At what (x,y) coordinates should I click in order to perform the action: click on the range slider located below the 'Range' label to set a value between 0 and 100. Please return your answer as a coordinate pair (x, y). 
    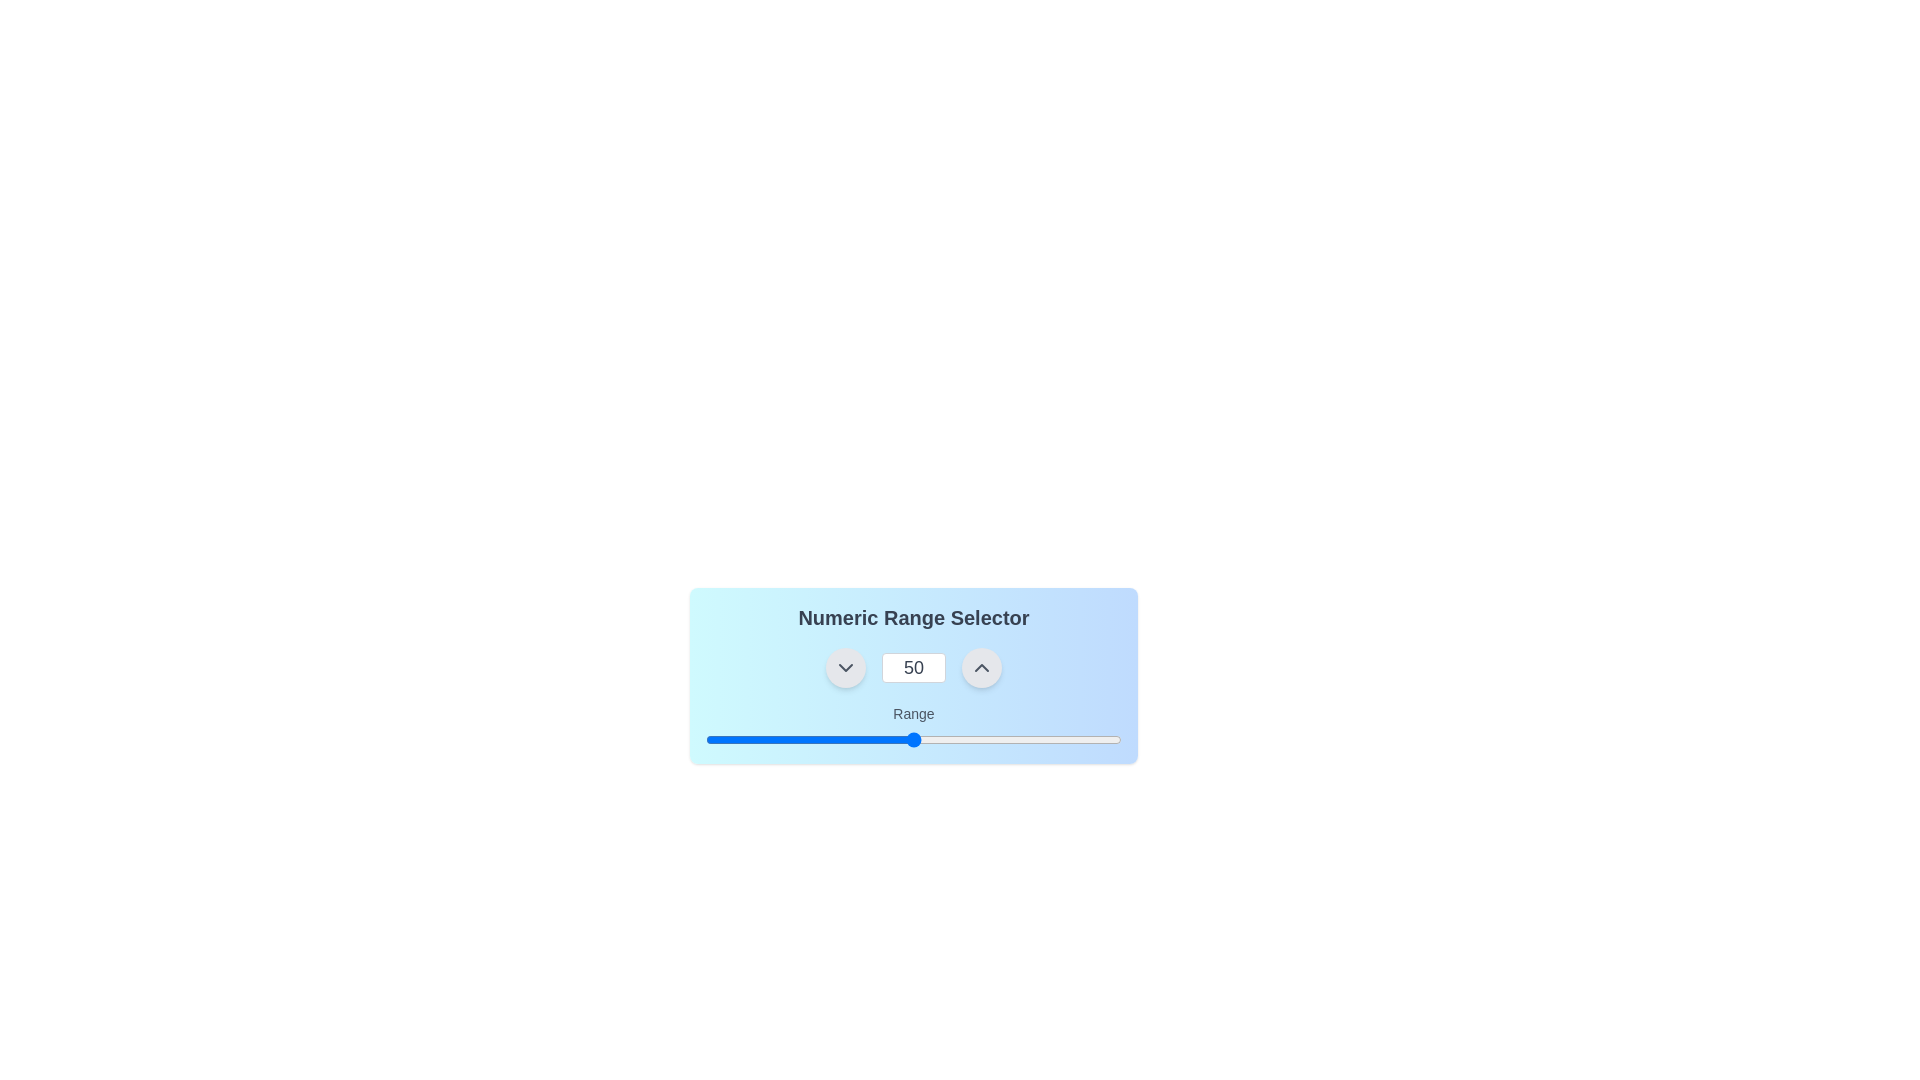
    Looking at the image, I should click on (912, 740).